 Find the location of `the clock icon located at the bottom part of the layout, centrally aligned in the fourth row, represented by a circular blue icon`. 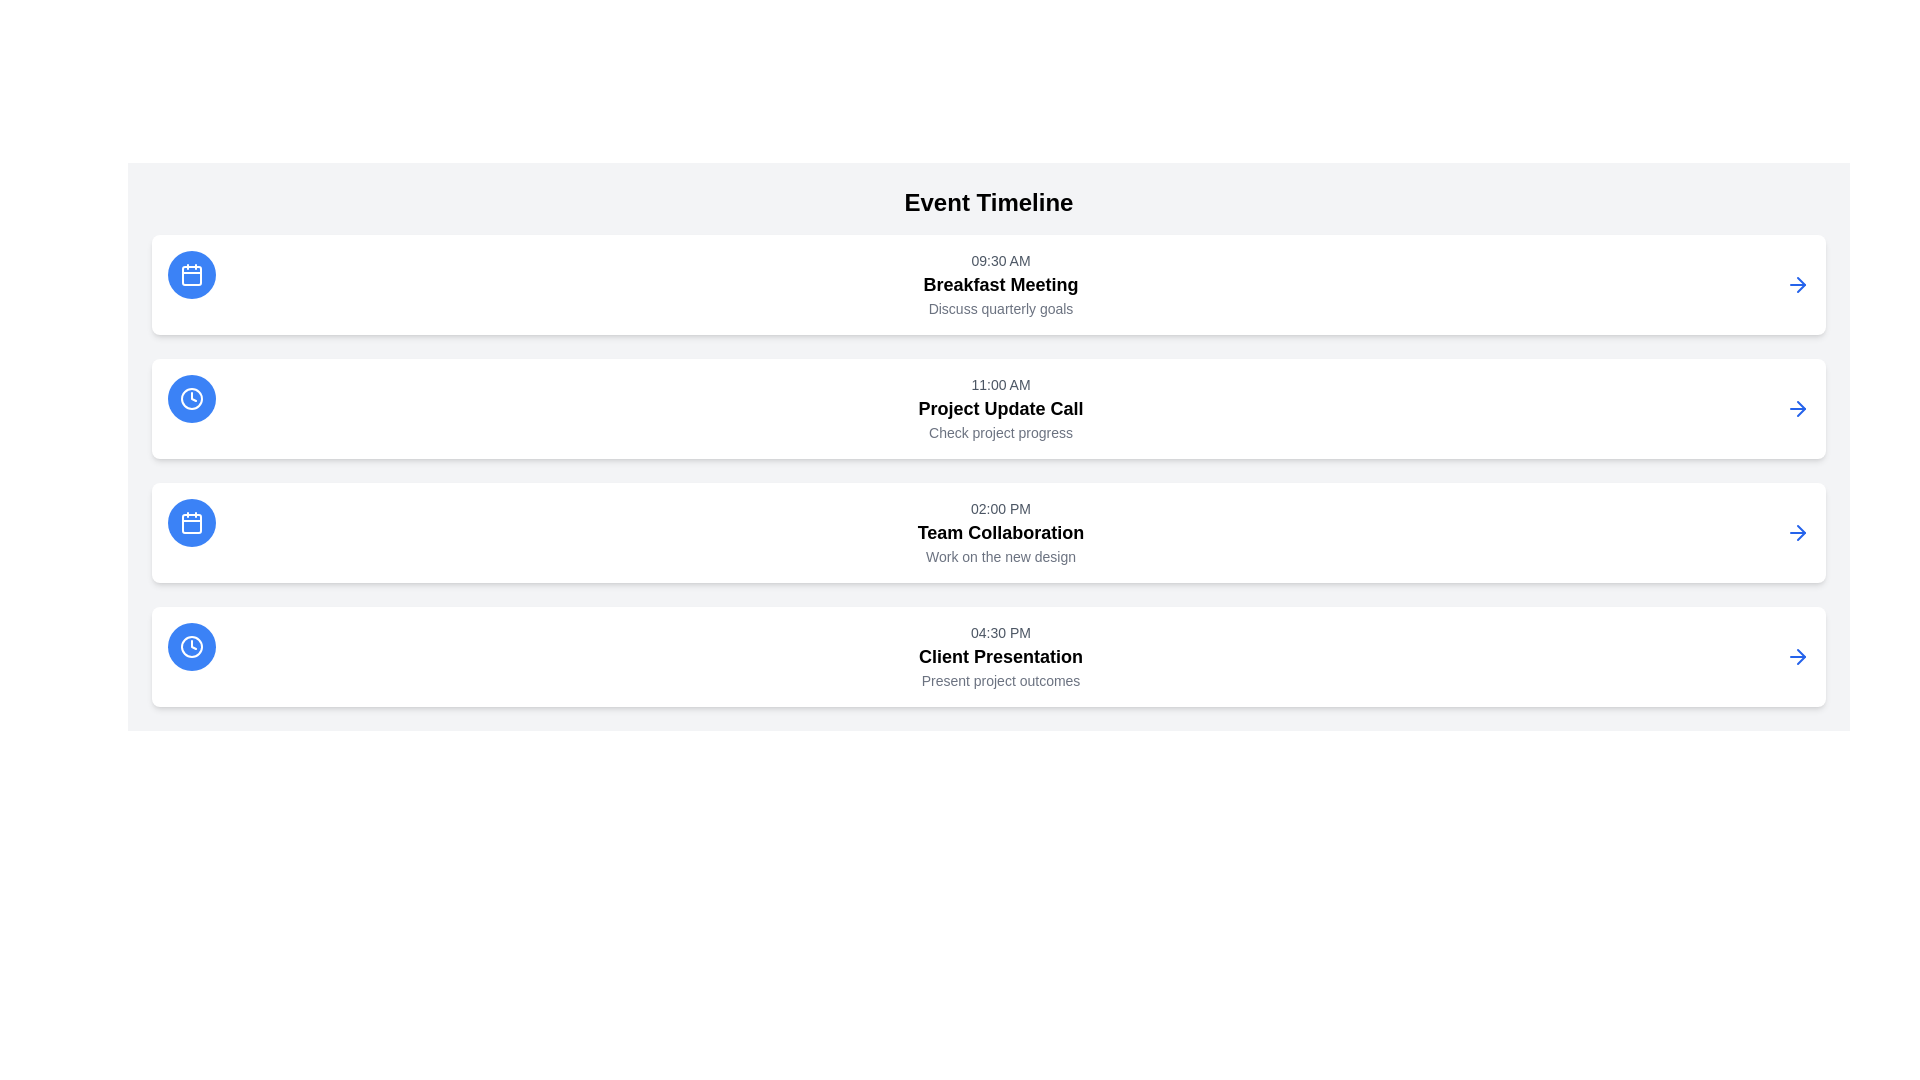

the clock icon located at the bottom part of the layout, centrally aligned in the fourth row, represented by a circular blue icon is located at coordinates (192, 398).